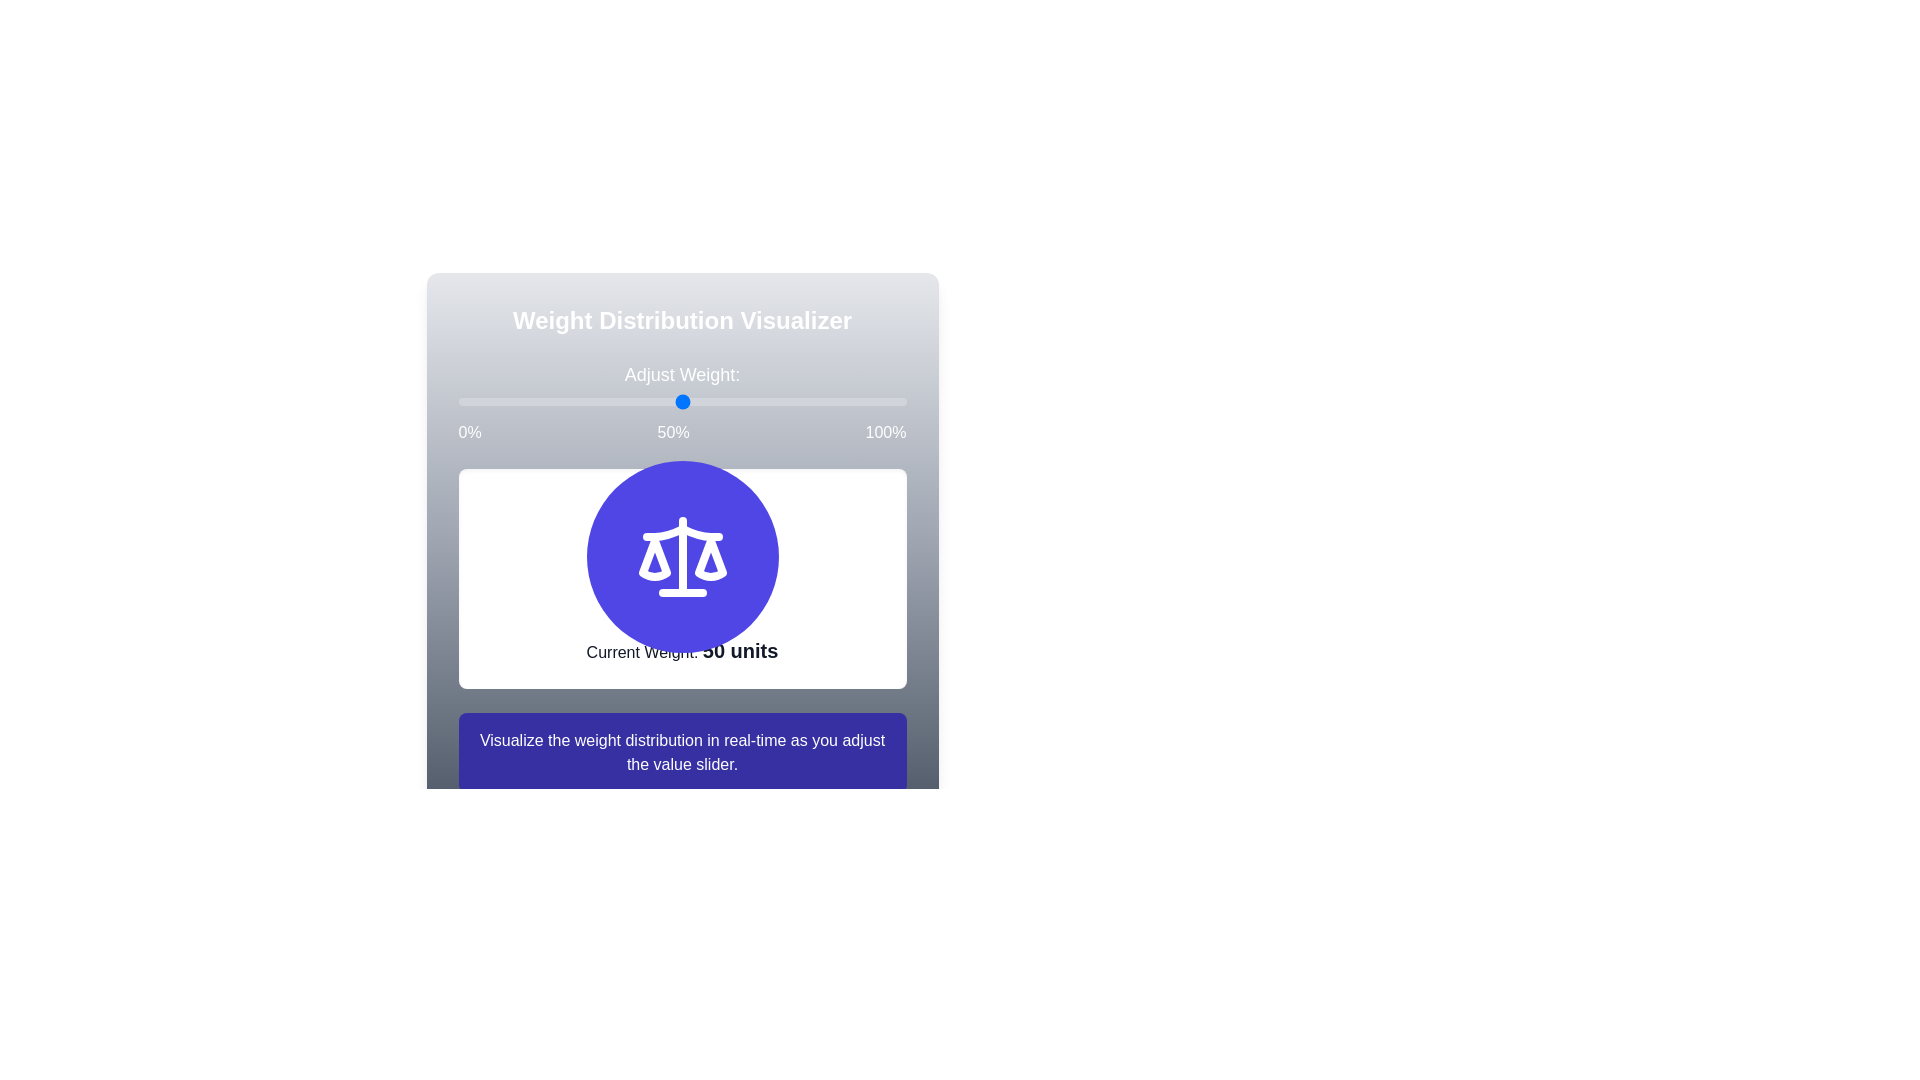 The height and width of the screenshot is (1080, 1920). I want to click on the weight slider to set the weight to 71%, so click(457, 401).